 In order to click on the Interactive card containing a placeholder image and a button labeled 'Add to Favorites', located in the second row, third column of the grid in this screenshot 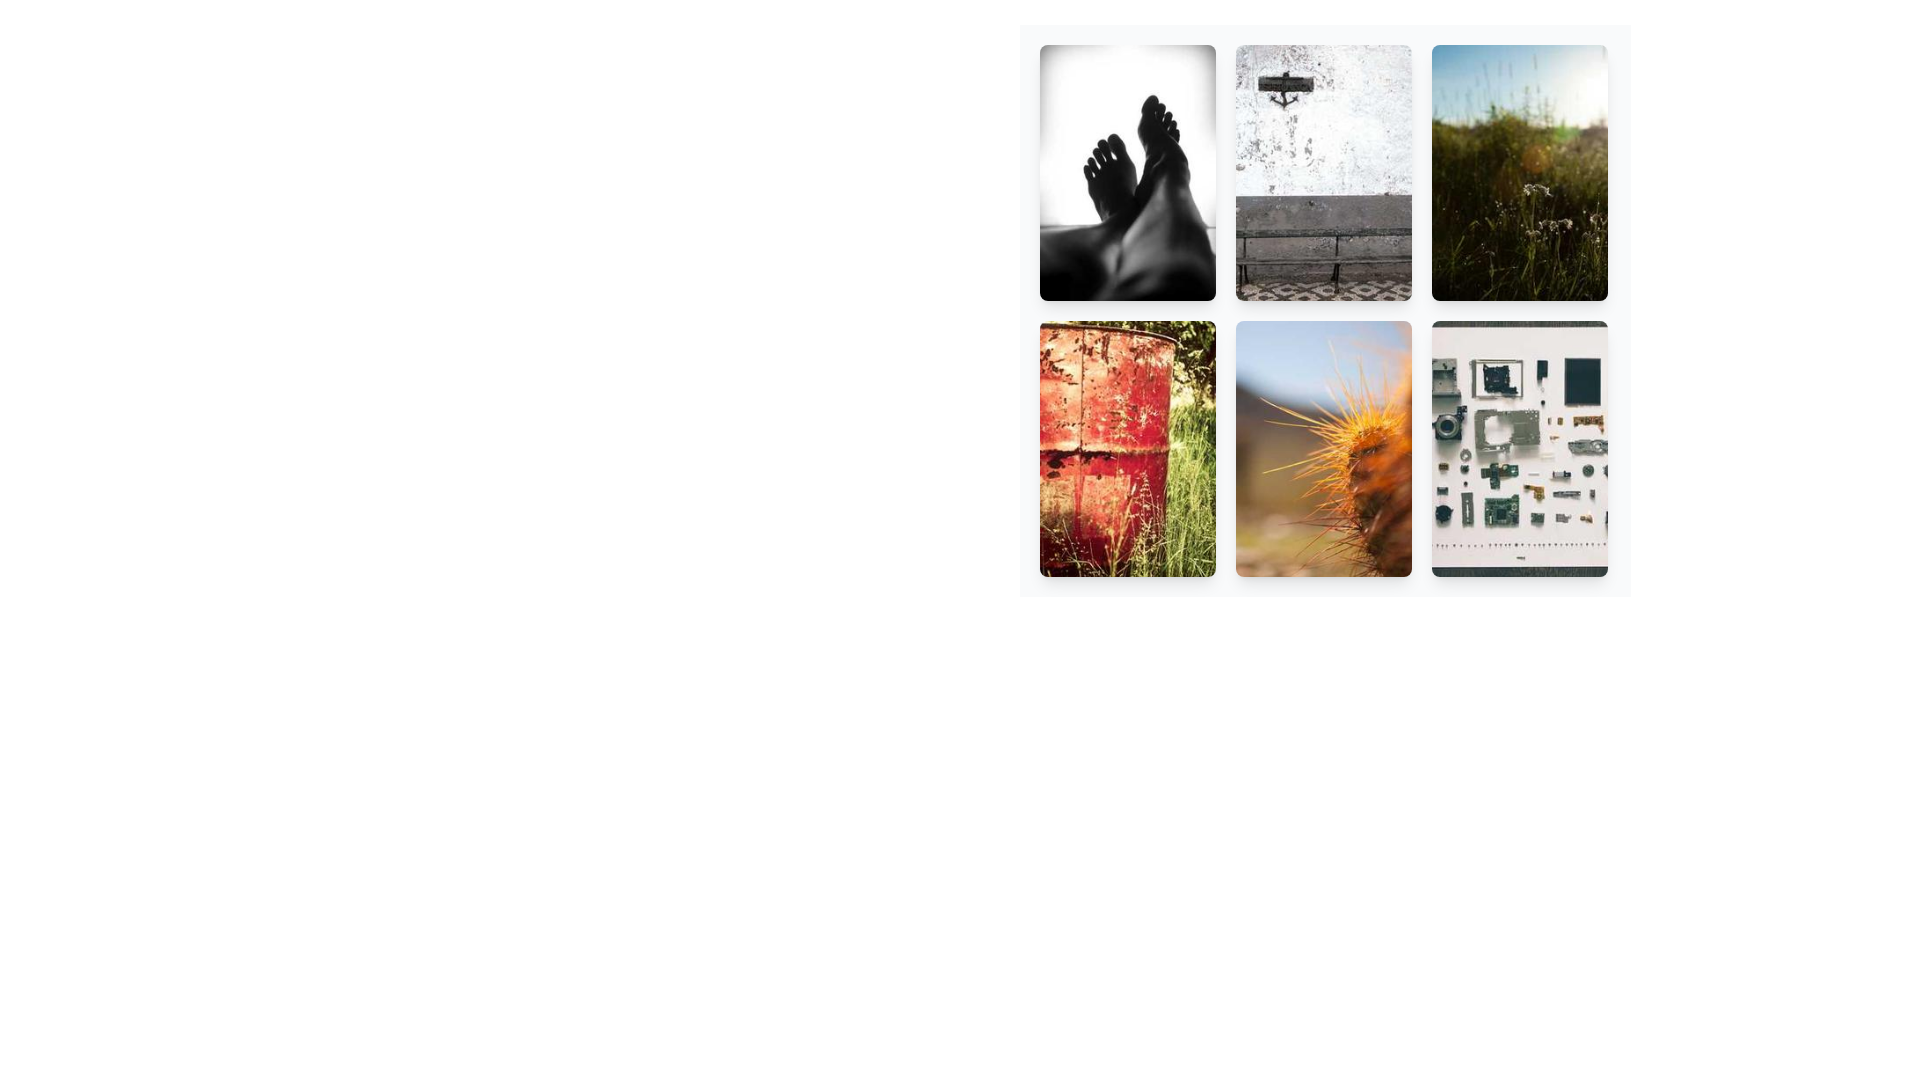, I will do `click(1324, 447)`.